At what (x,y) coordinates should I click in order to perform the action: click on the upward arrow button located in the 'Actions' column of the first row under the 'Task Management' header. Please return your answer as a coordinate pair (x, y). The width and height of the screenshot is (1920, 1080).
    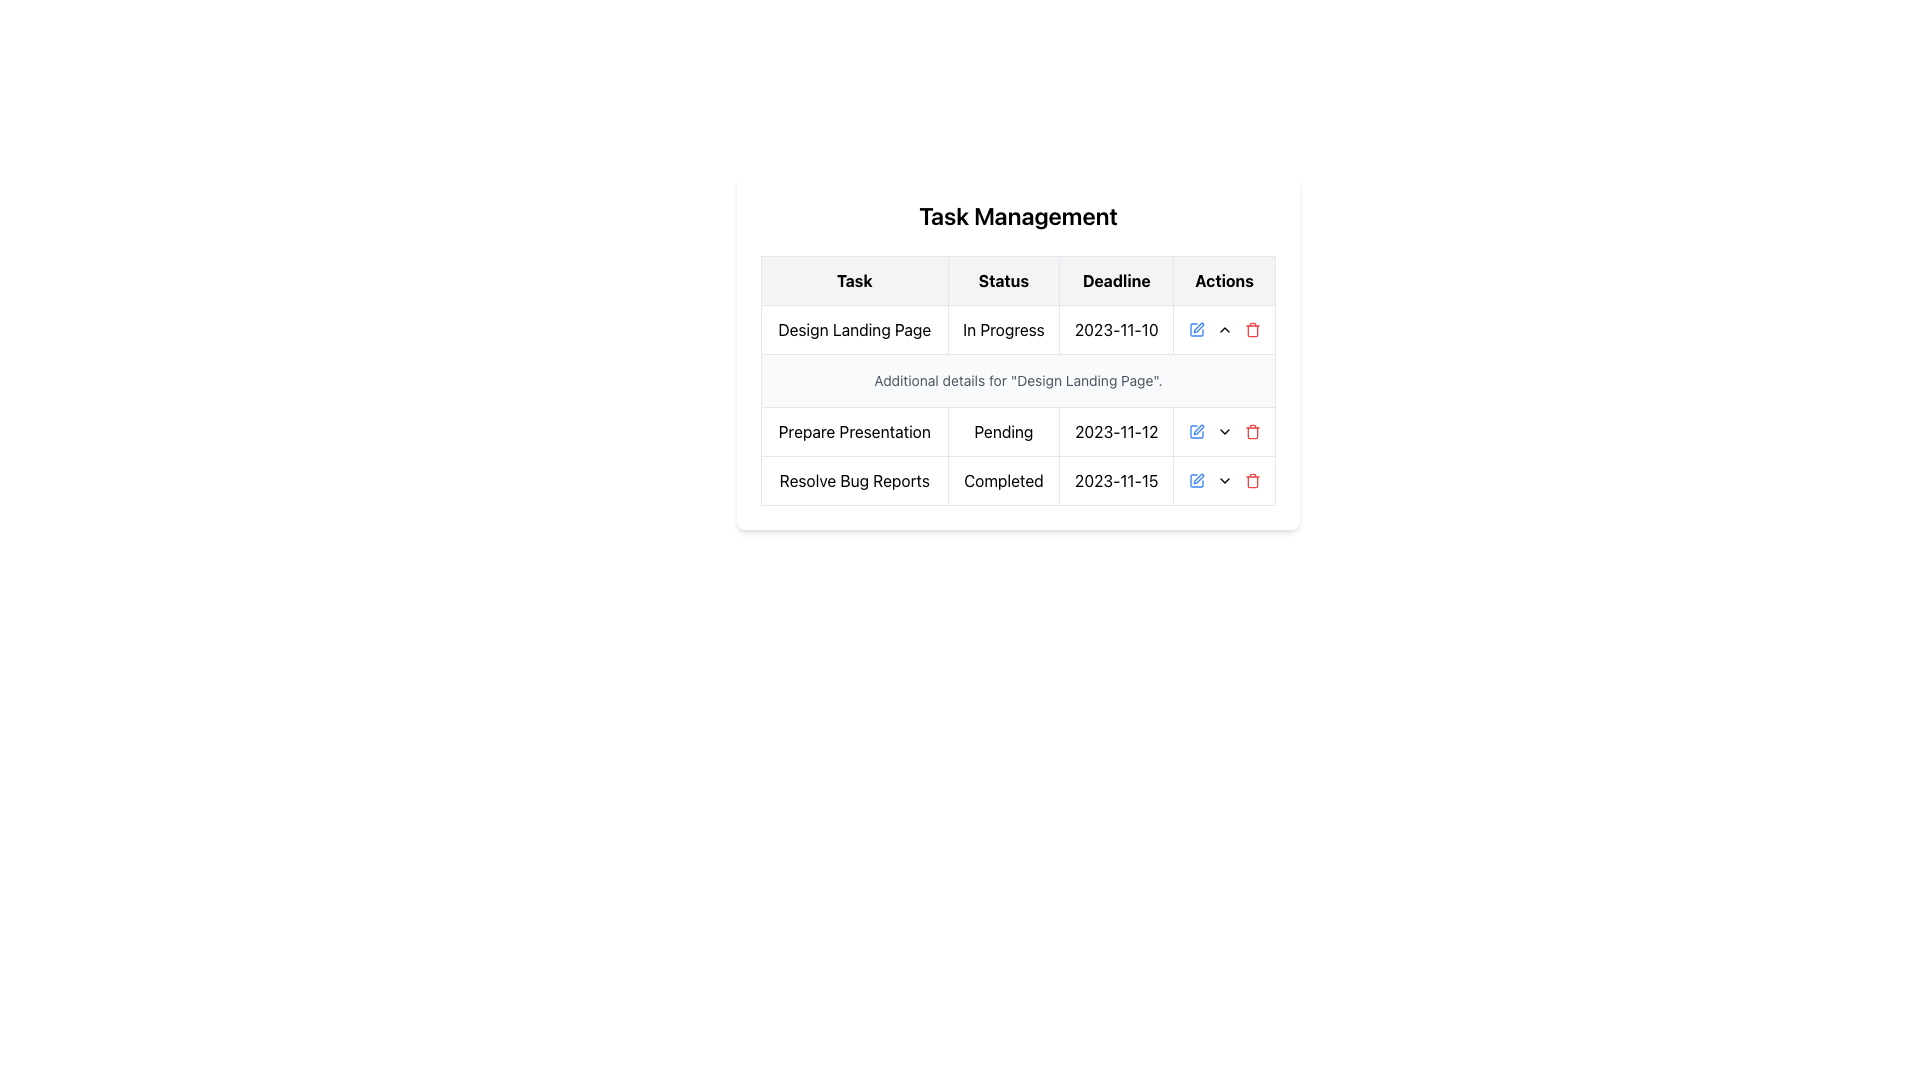
    Looking at the image, I should click on (1223, 329).